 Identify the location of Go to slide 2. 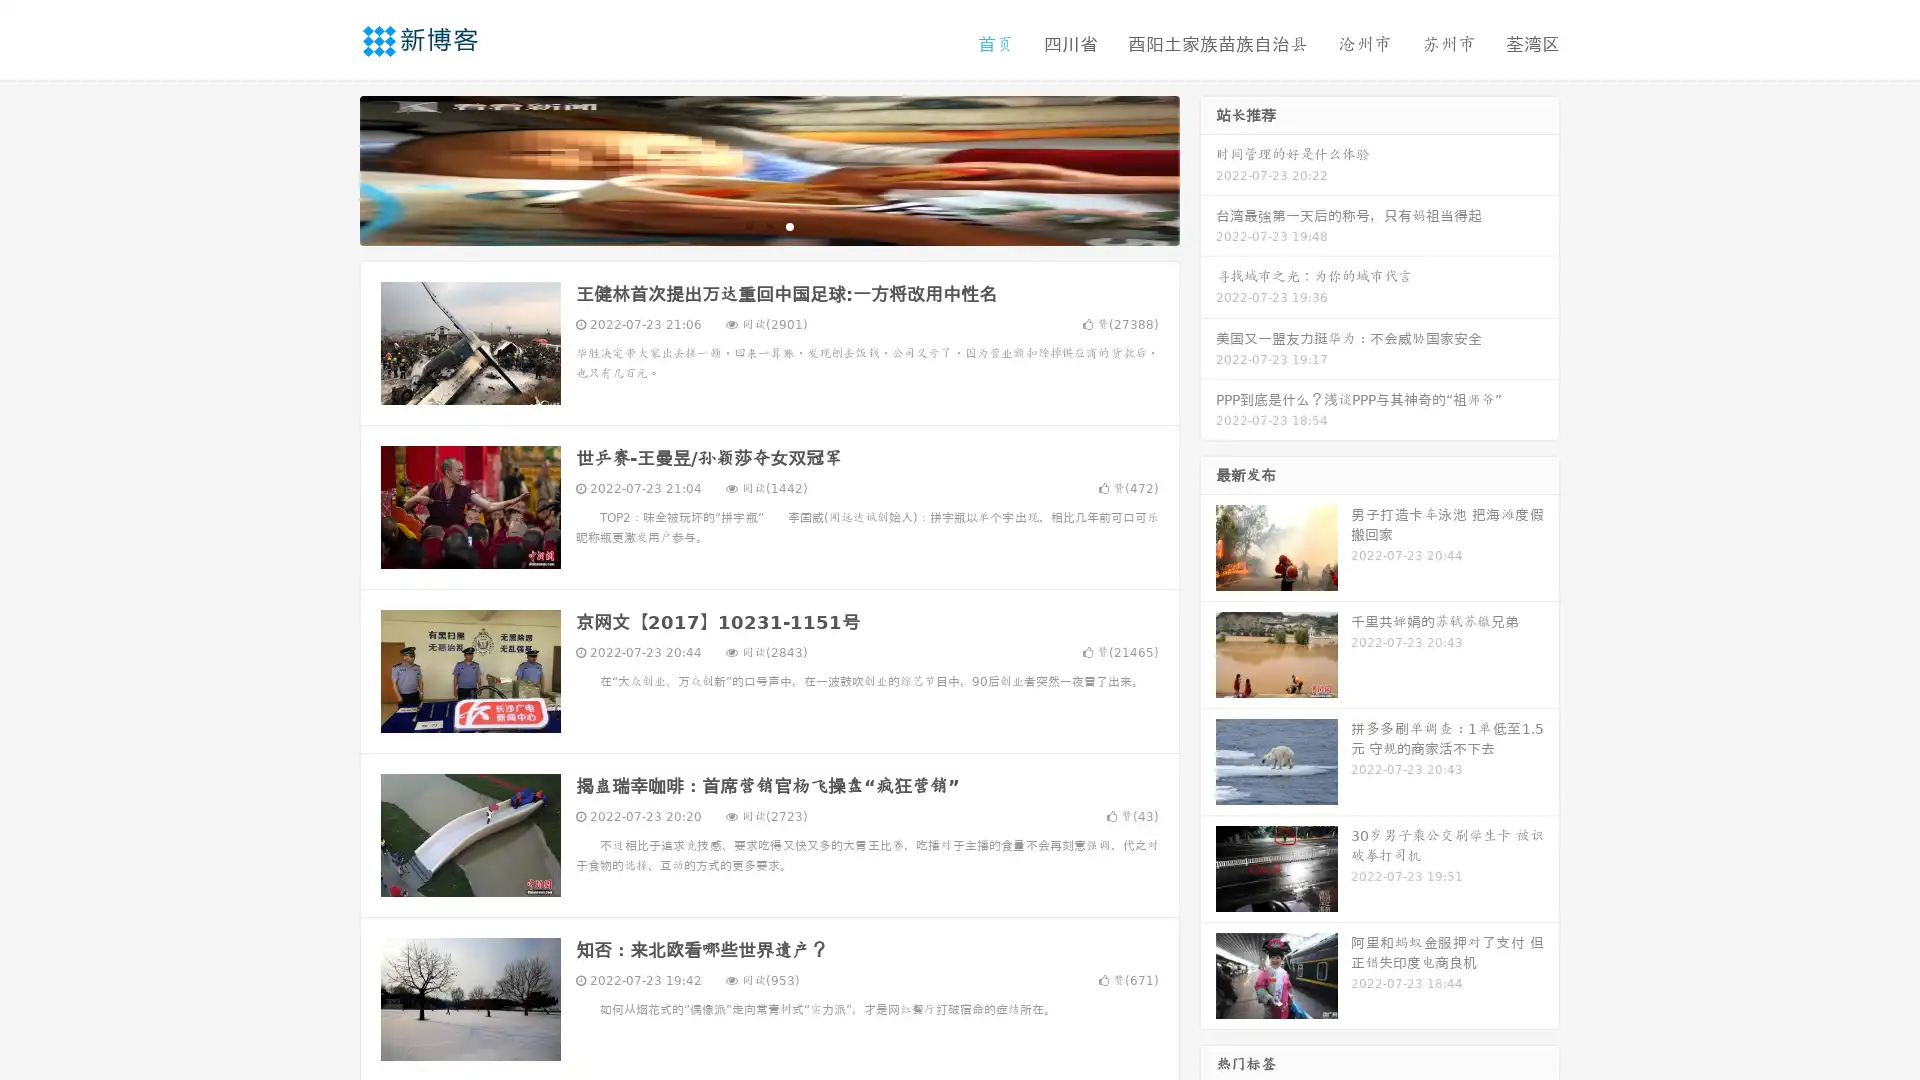
(768, 225).